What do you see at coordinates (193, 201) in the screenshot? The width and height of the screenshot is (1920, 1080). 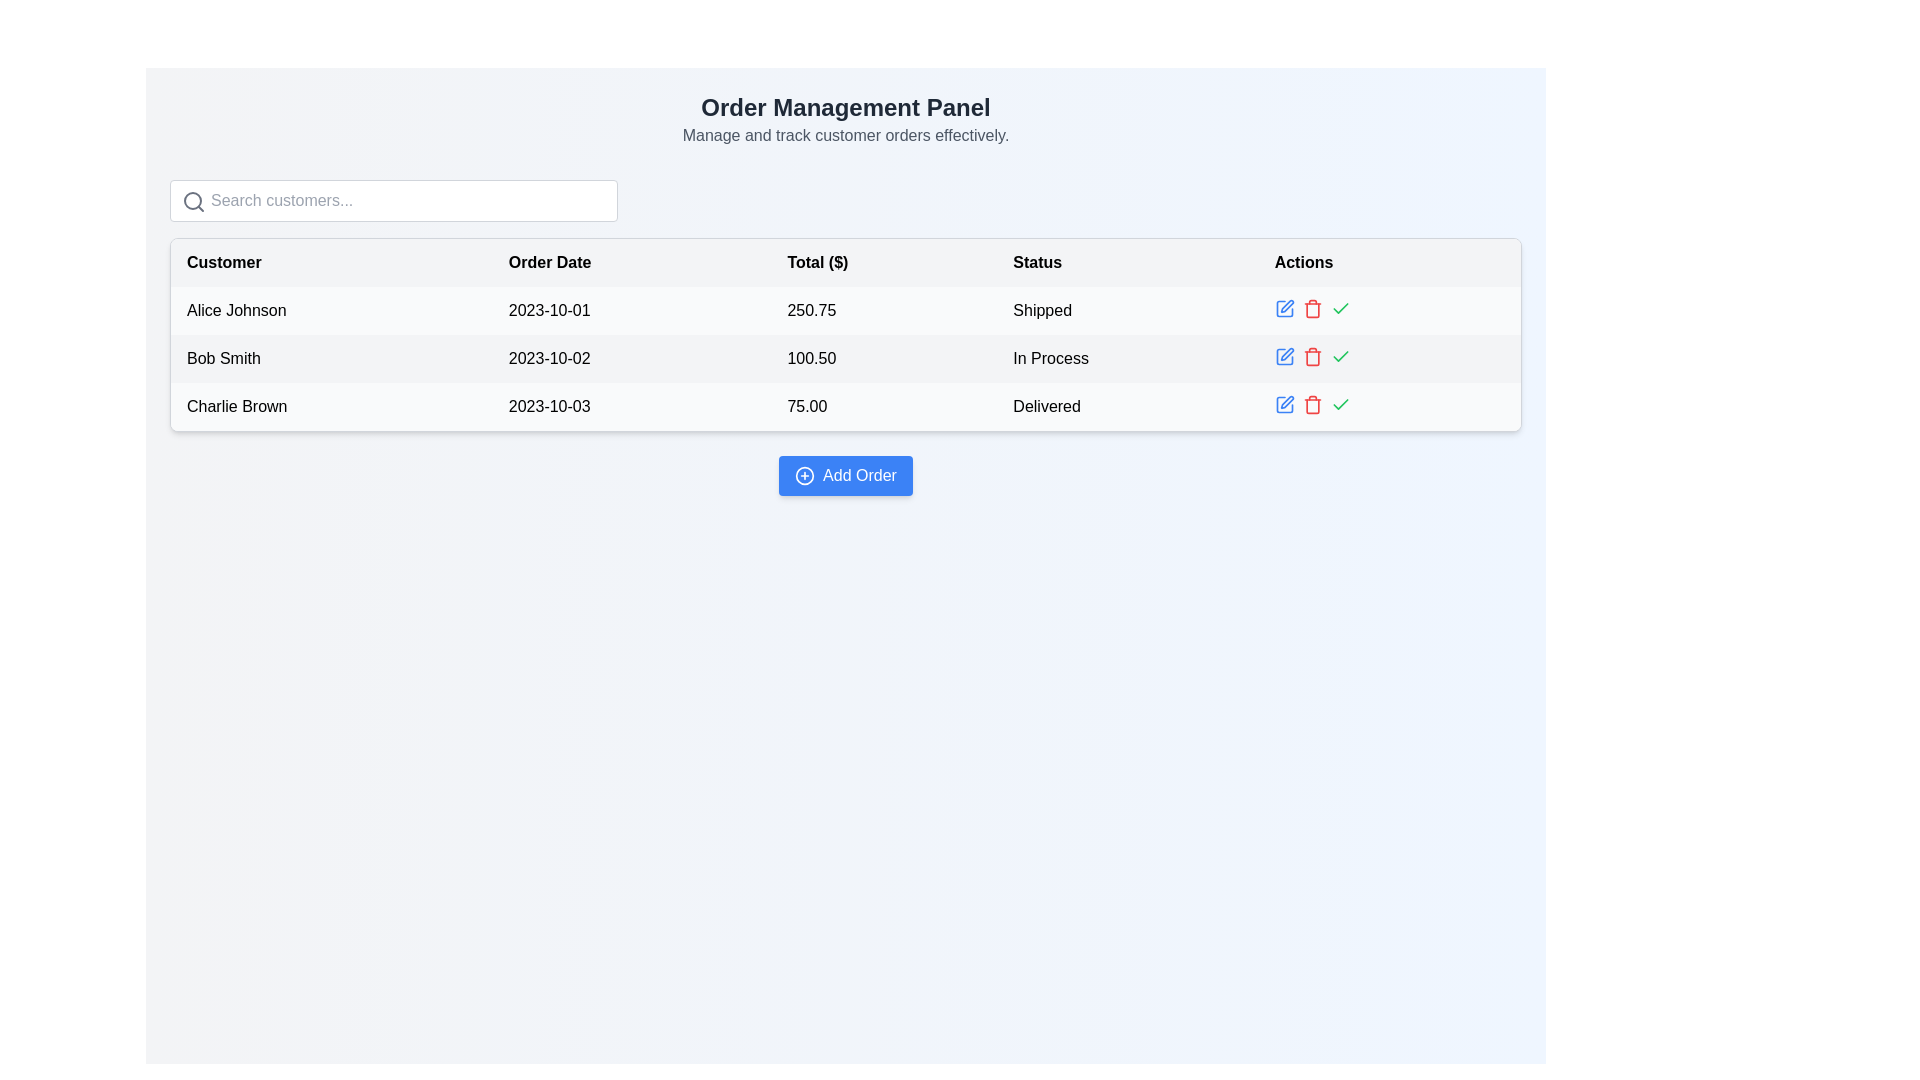 I see `the search icon SVG located at the top-left corner of the interface, which indicates the search functionality for entering queries` at bounding box center [193, 201].